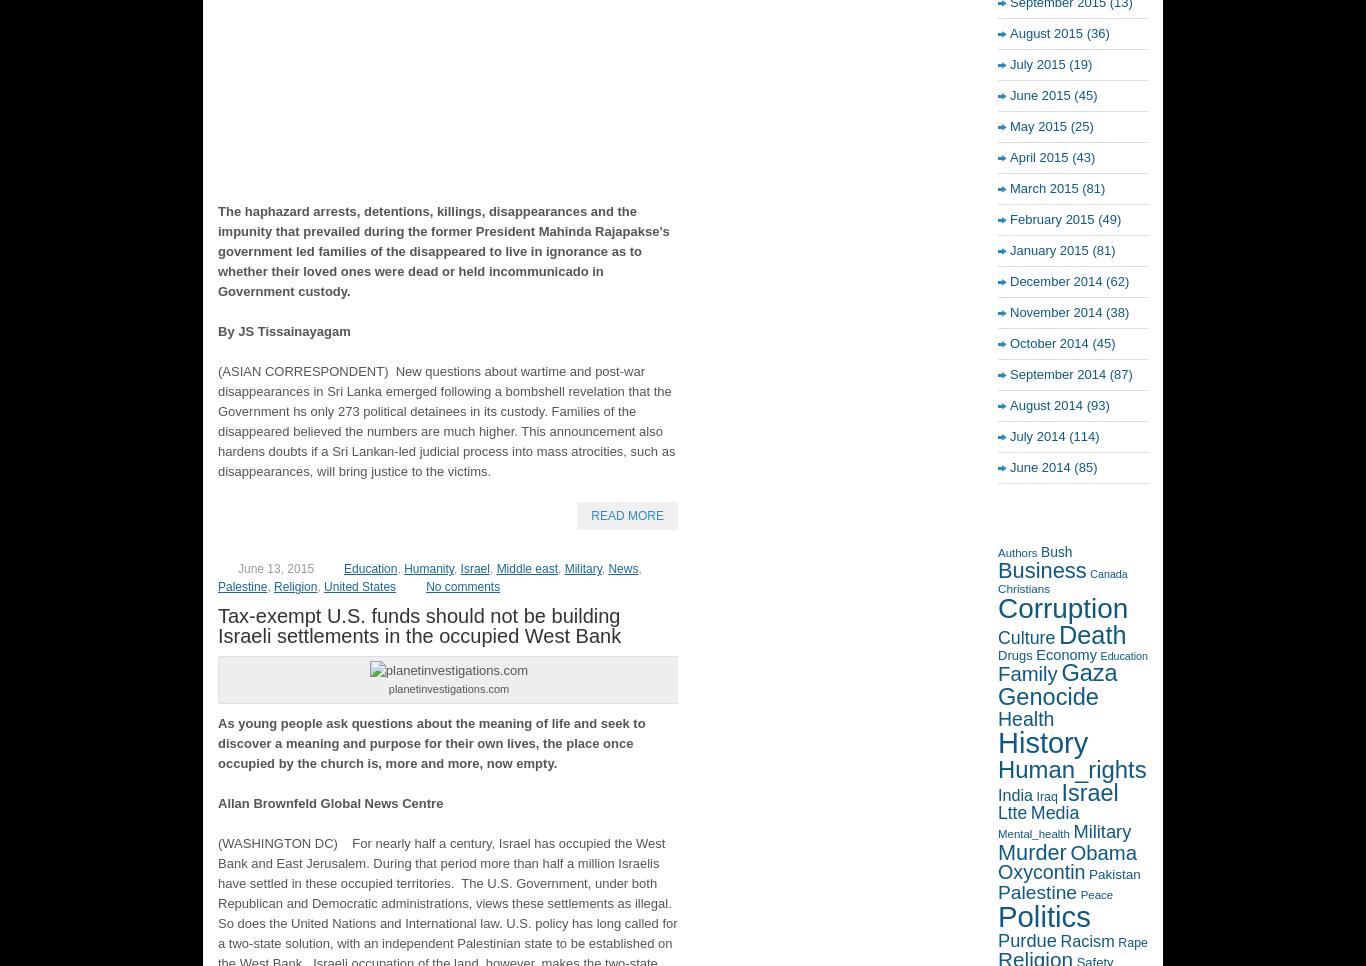 This screenshot has width=1366, height=966. Describe the element at coordinates (1028, 812) in the screenshot. I see `'Media'` at that location.